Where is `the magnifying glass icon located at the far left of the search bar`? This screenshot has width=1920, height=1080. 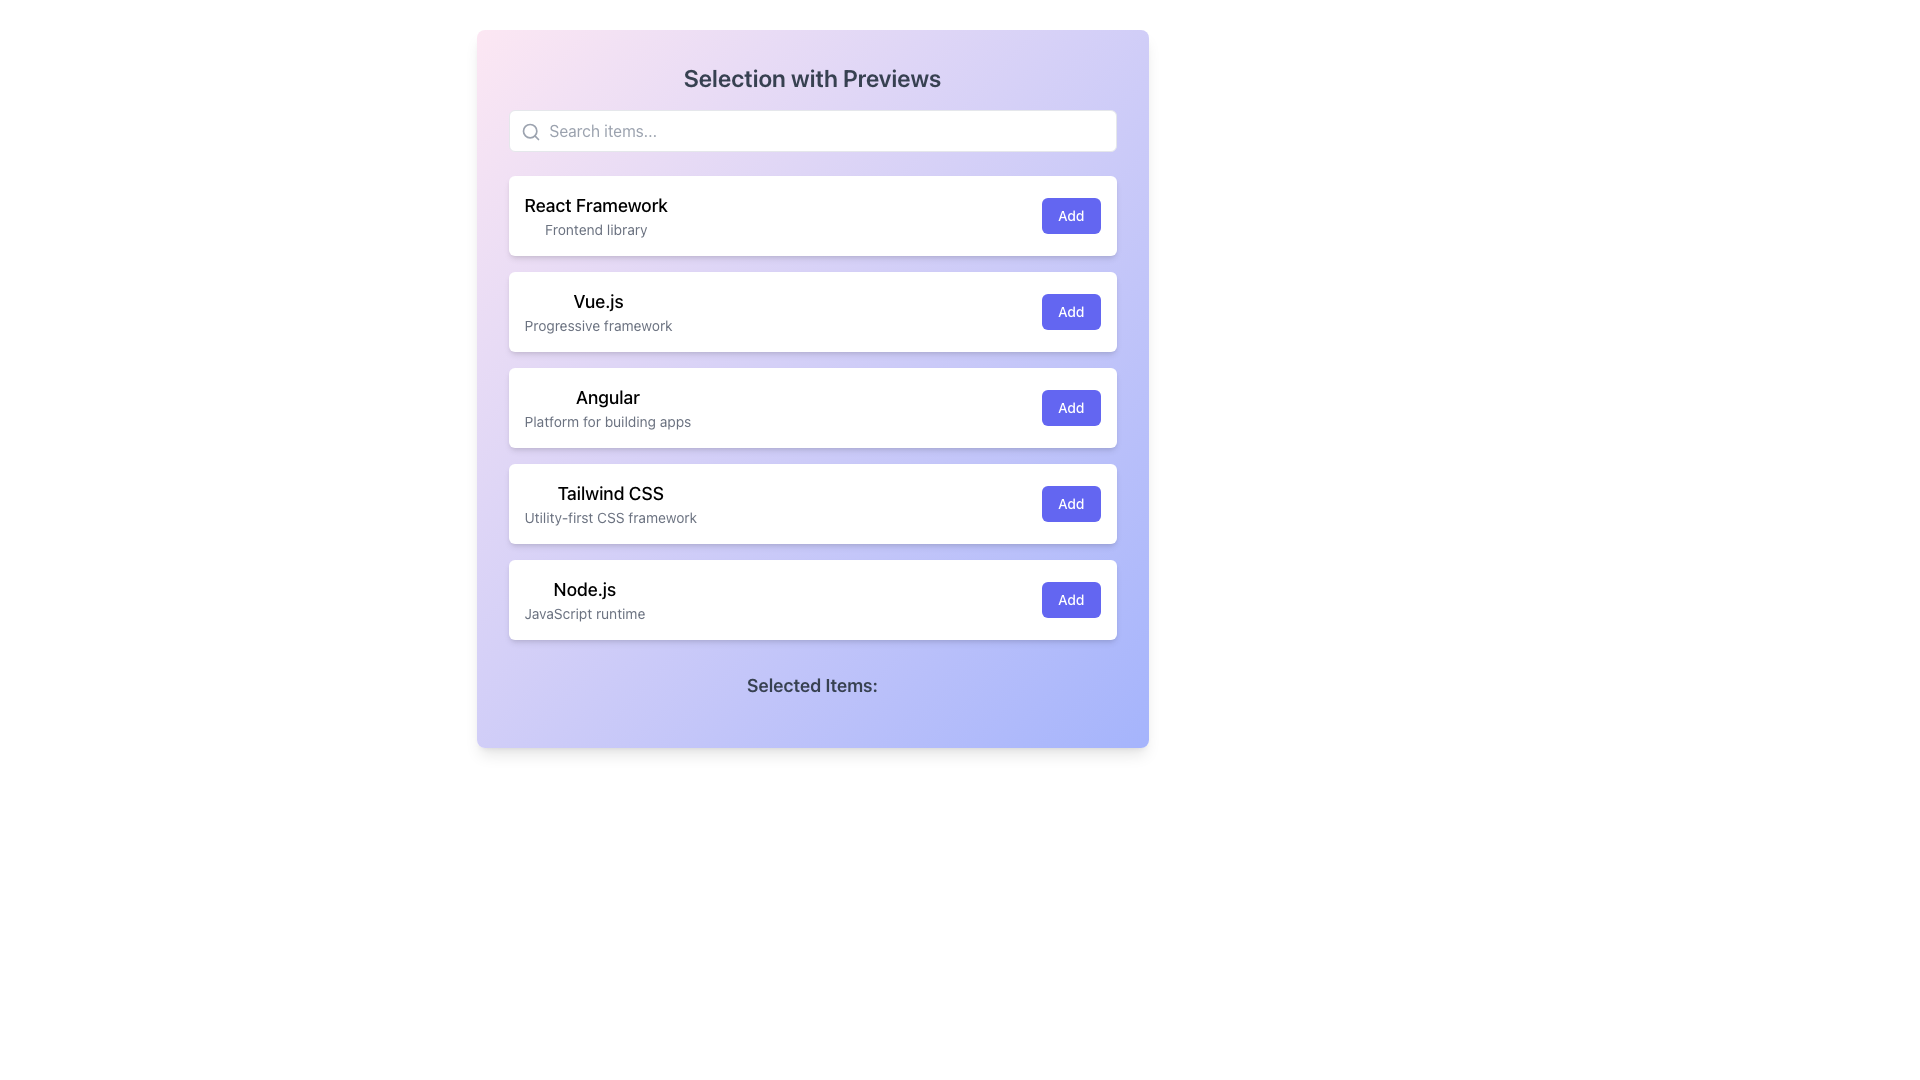 the magnifying glass icon located at the far left of the search bar is located at coordinates (530, 131).